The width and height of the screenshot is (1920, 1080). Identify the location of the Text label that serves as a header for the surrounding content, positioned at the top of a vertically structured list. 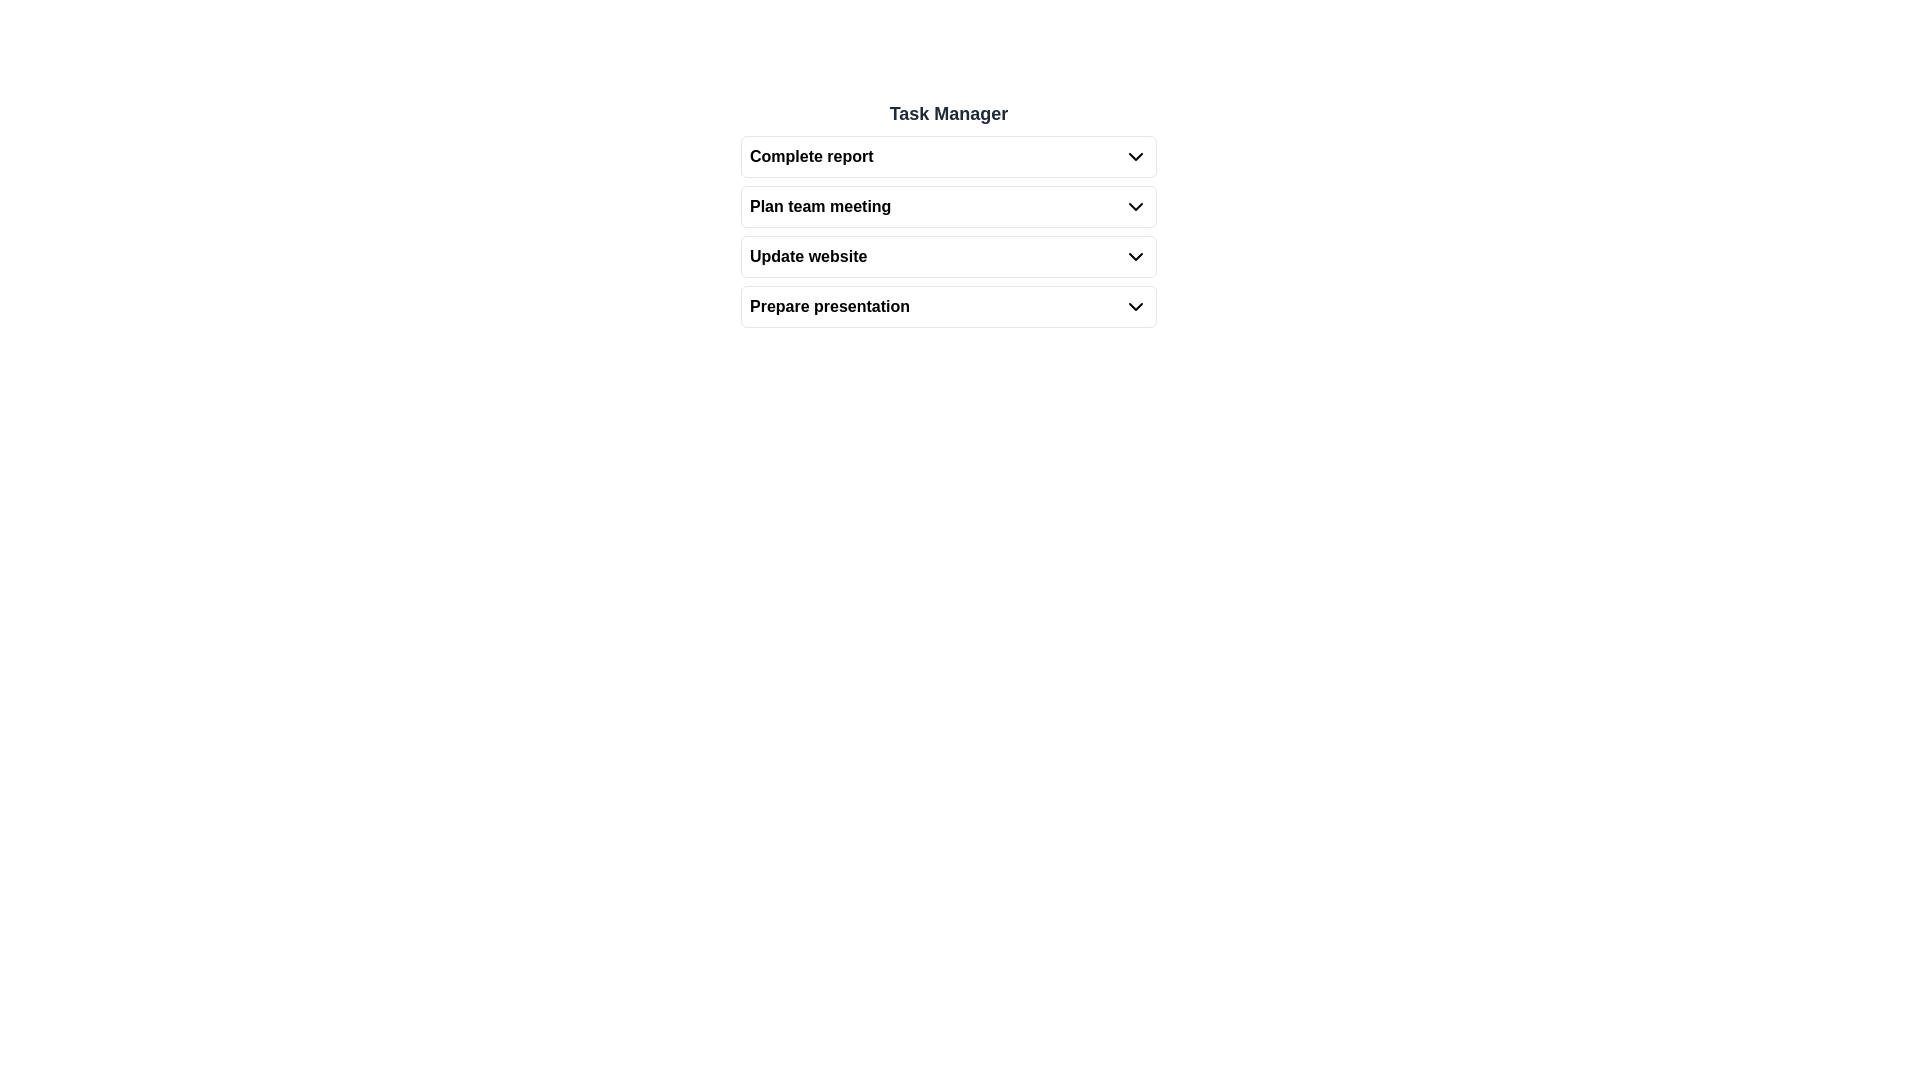
(948, 114).